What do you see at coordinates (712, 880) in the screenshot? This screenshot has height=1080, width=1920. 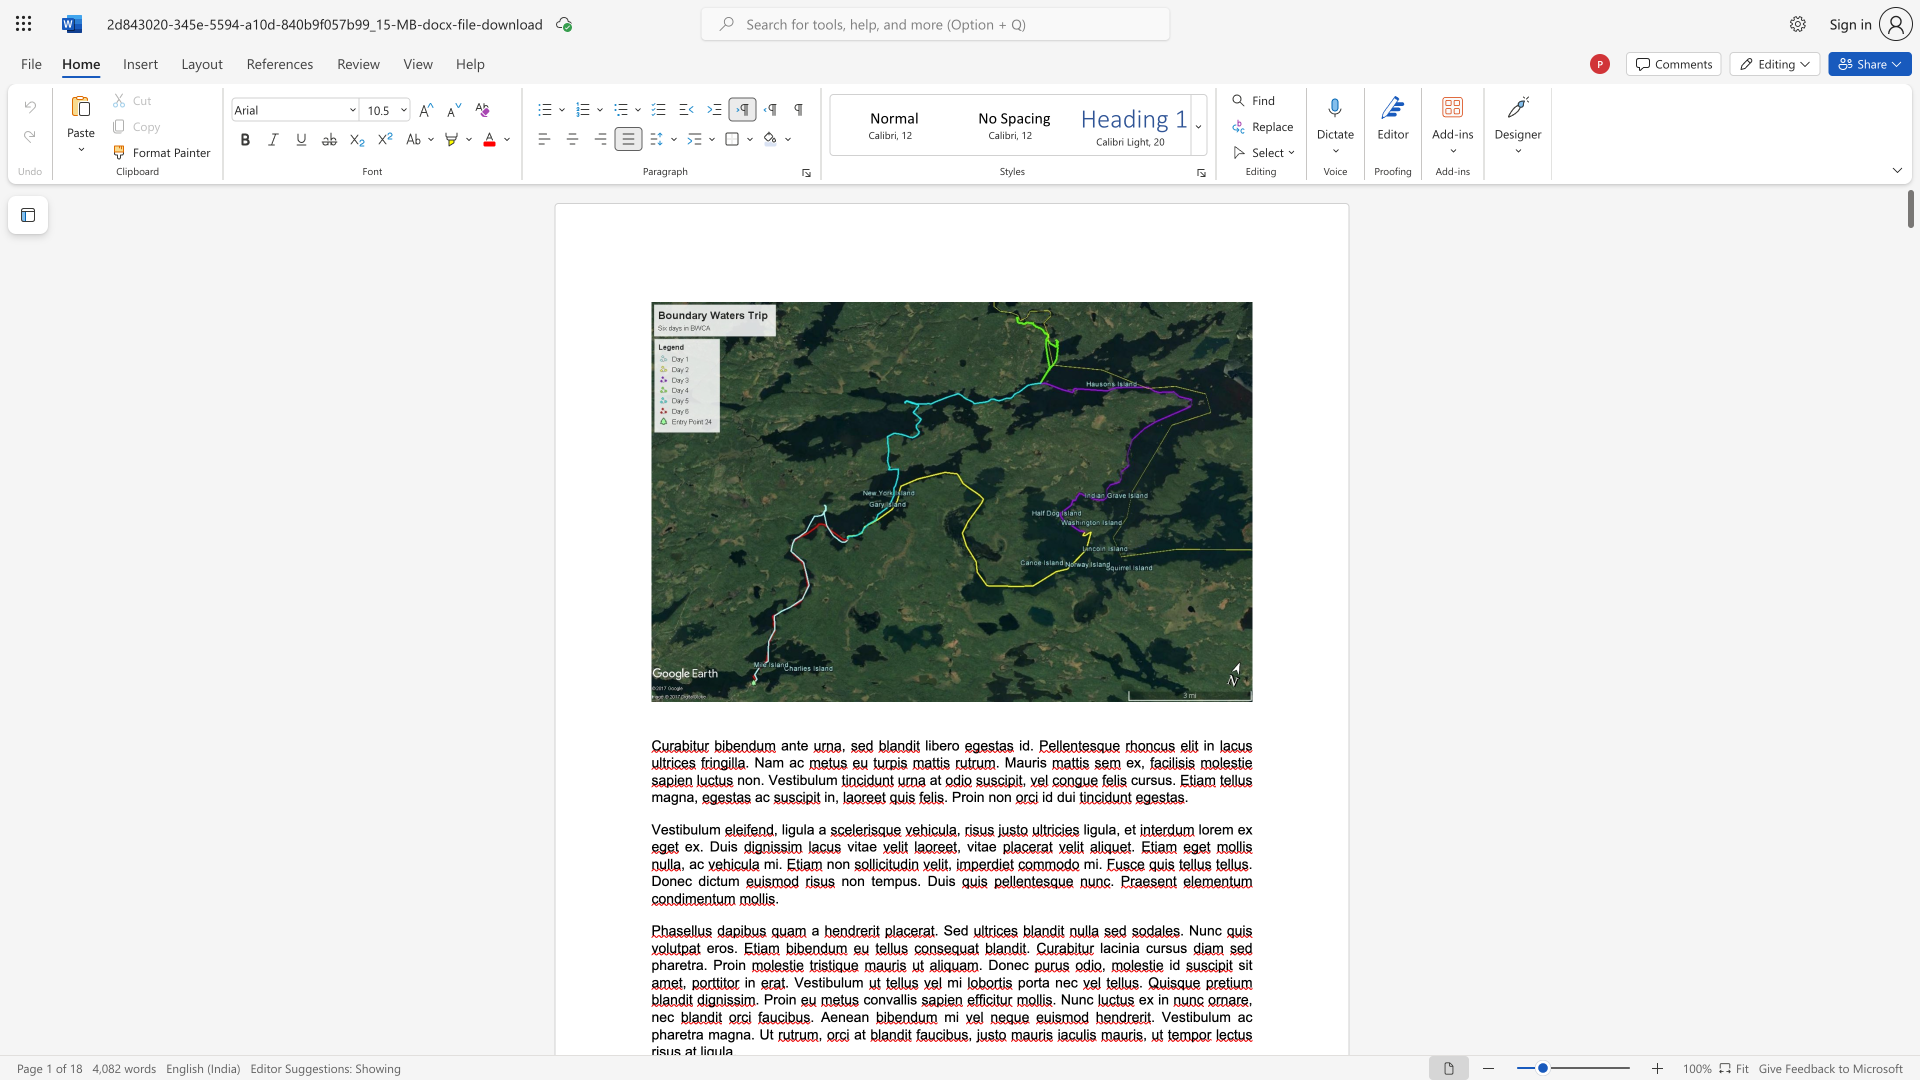 I see `the 2th character "c" in the text` at bounding box center [712, 880].